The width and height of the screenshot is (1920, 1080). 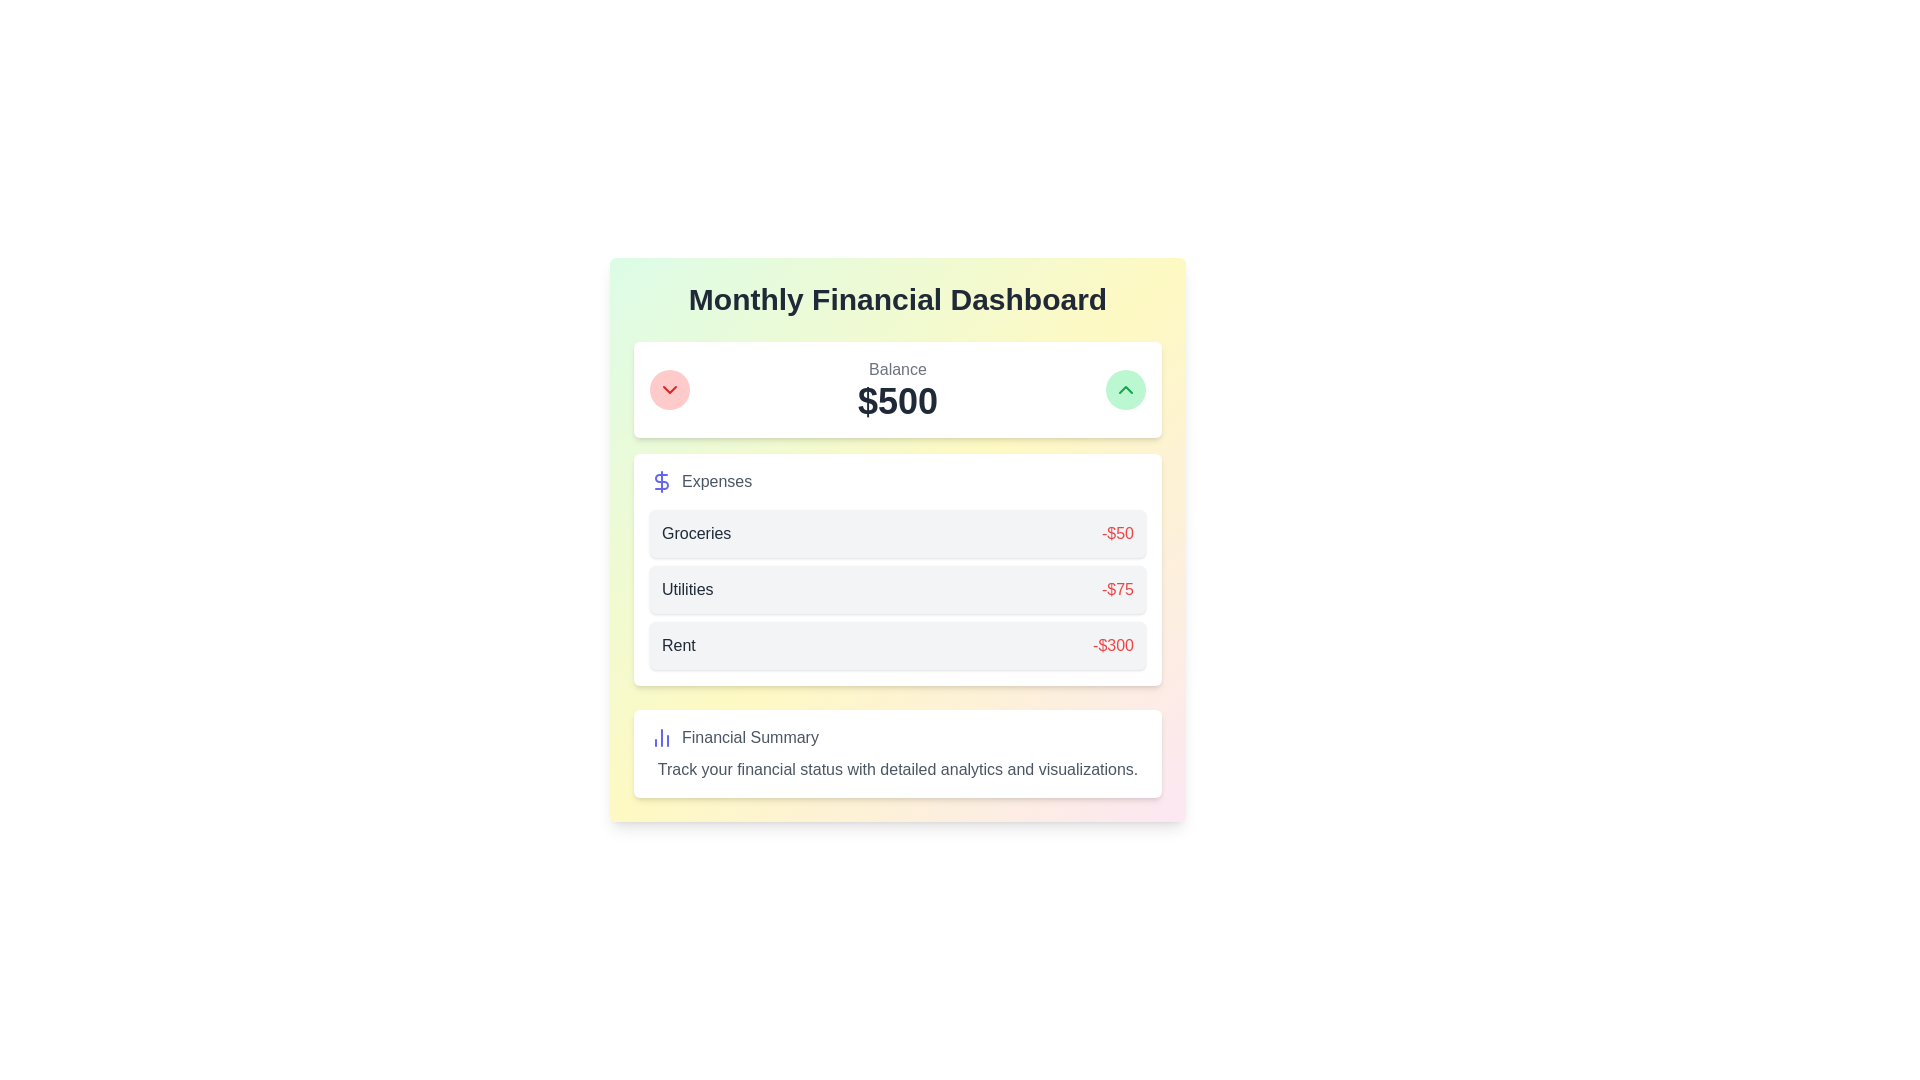 What do you see at coordinates (896, 401) in the screenshot?
I see `the text display showing '$500', which is styled in bold and large font, located directly below the 'Balance' label` at bounding box center [896, 401].